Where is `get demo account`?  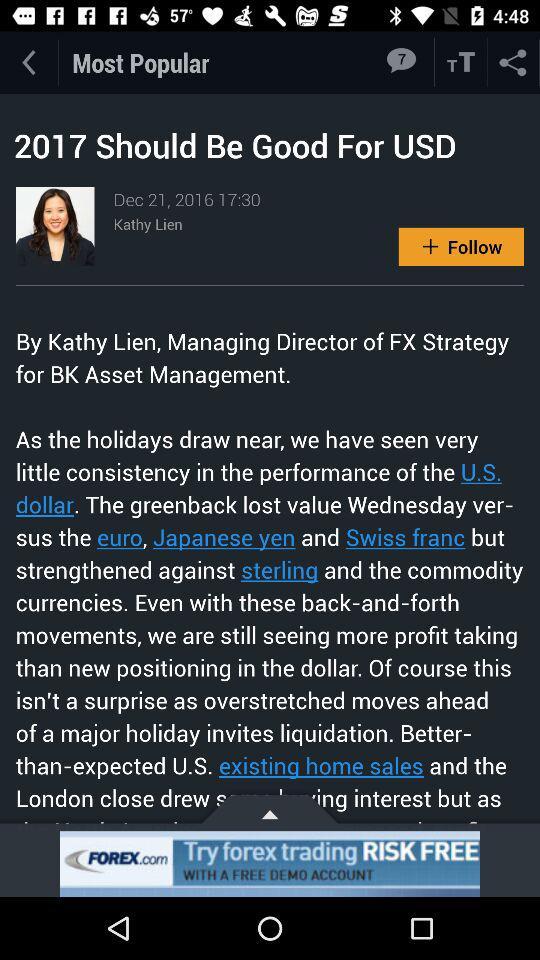 get demo account is located at coordinates (270, 863).